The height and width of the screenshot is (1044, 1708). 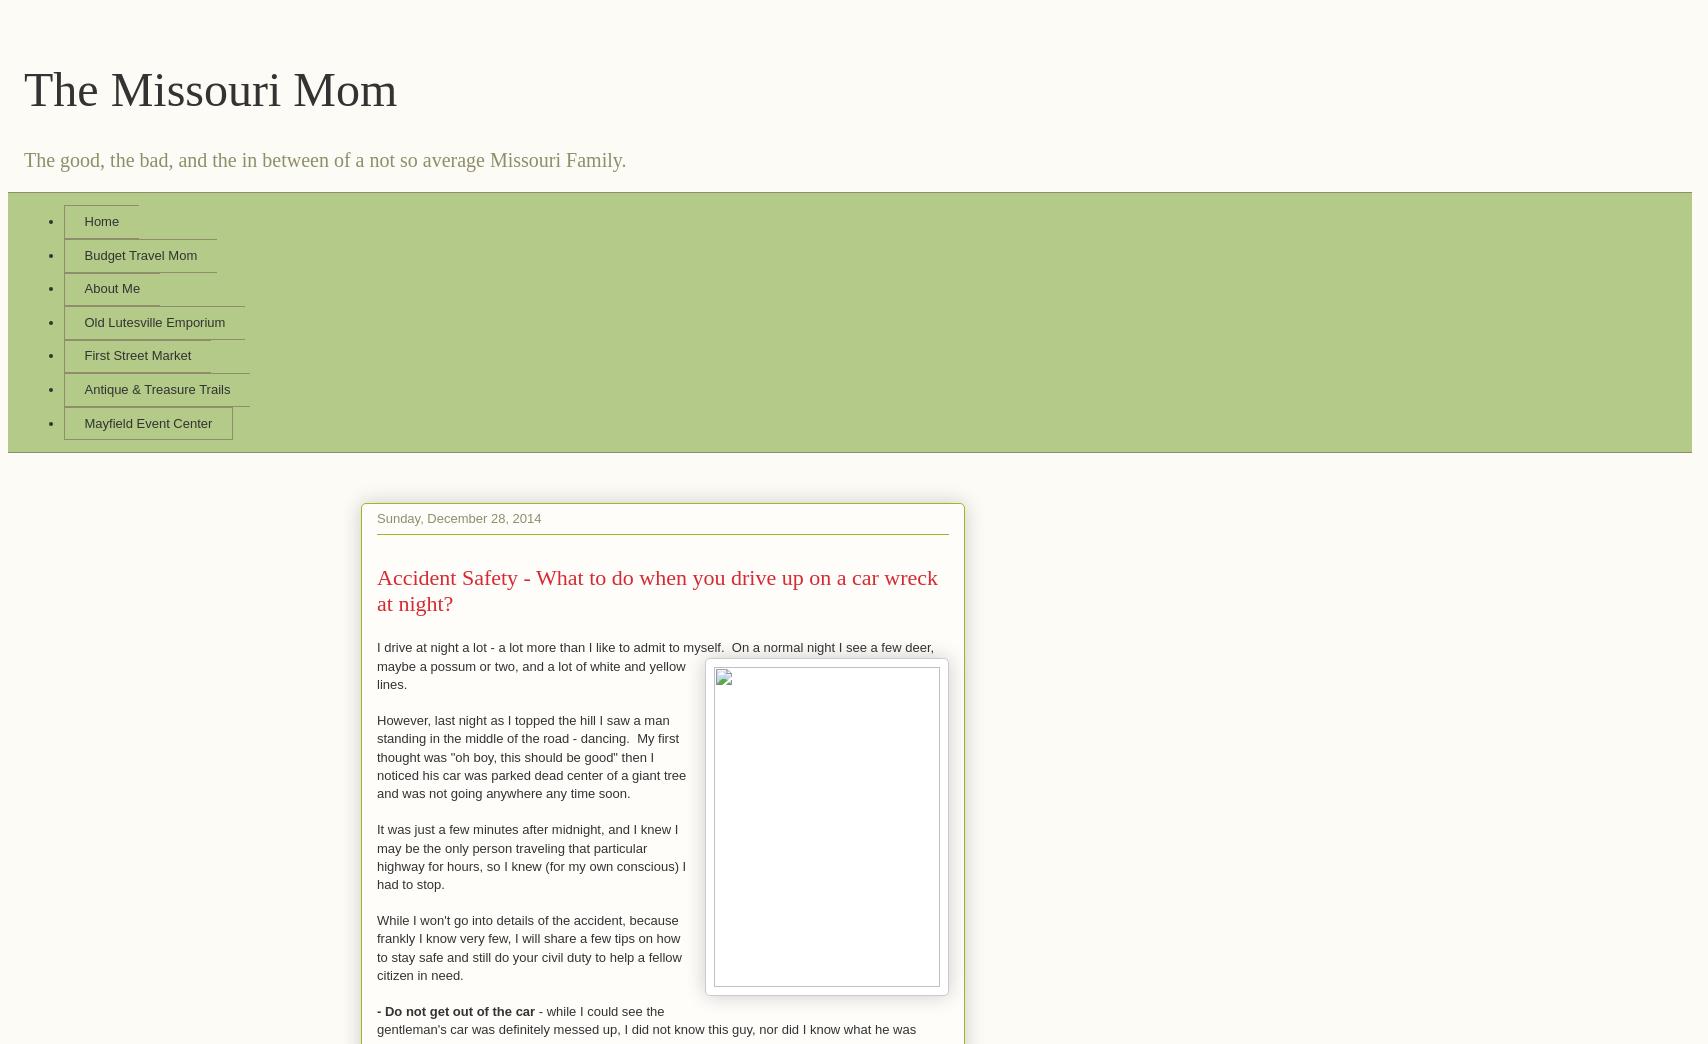 What do you see at coordinates (376, 856) in the screenshot?
I see `'It was just a few minutes after midnight, and I knew I may be the only person traveling that particular highway for hours, so I knew (for my own conscious) I had to stop.'` at bounding box center [376, 856].